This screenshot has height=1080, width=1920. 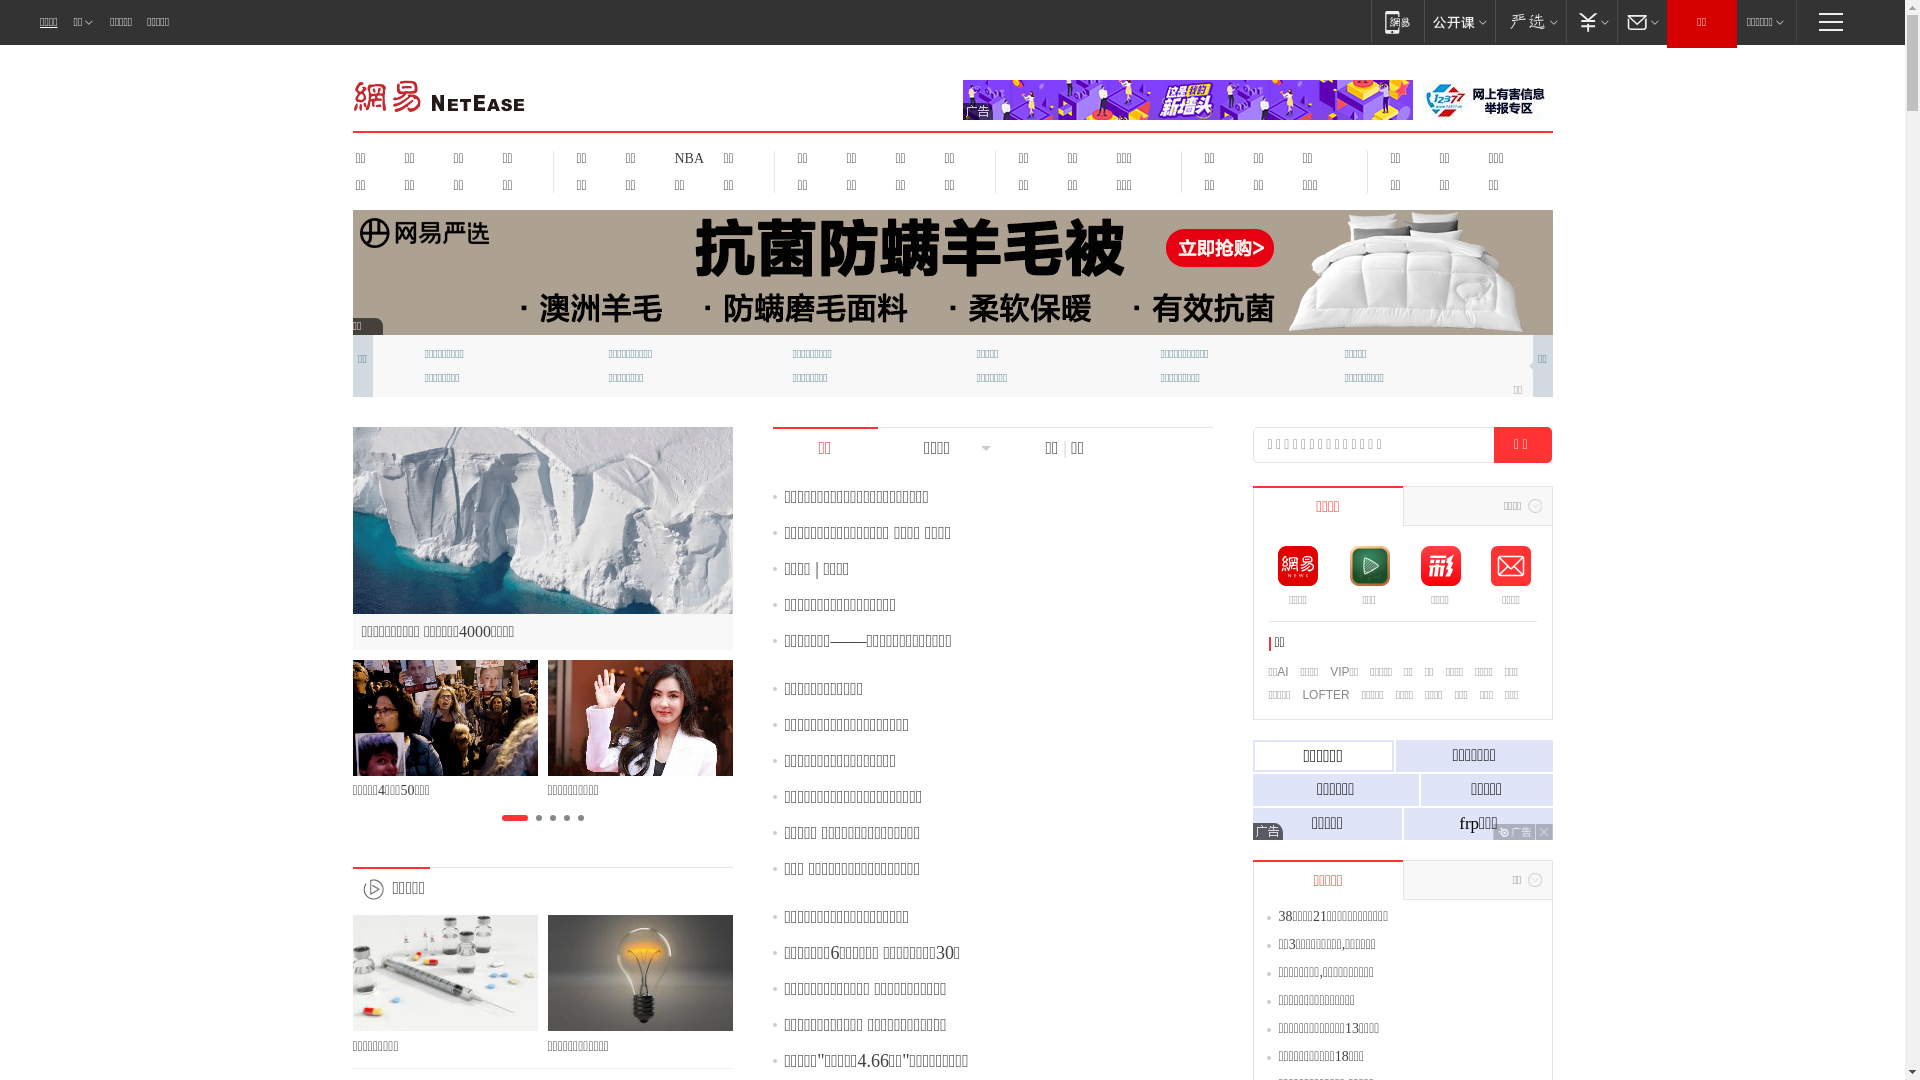 I want to click on 'LOFTER', so click(x=1325, y=693).